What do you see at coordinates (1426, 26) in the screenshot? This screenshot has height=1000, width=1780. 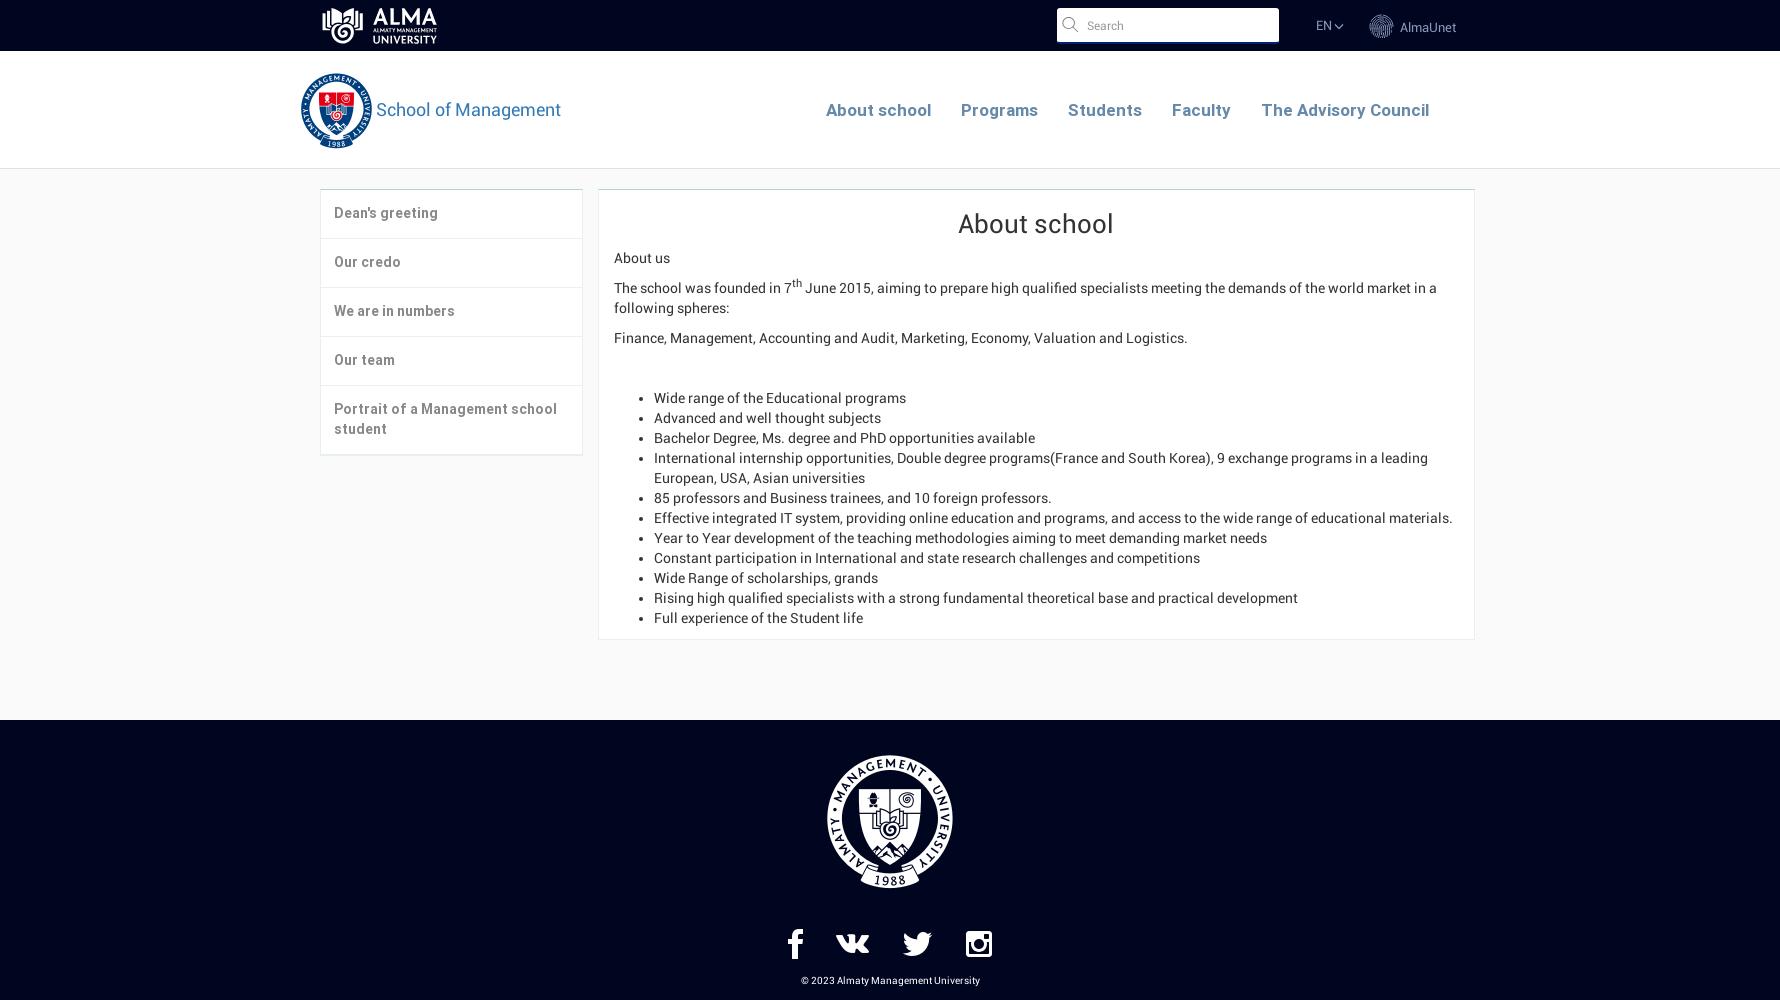 I see `'AlmaUnet'` at bounding box center [1426, 26].